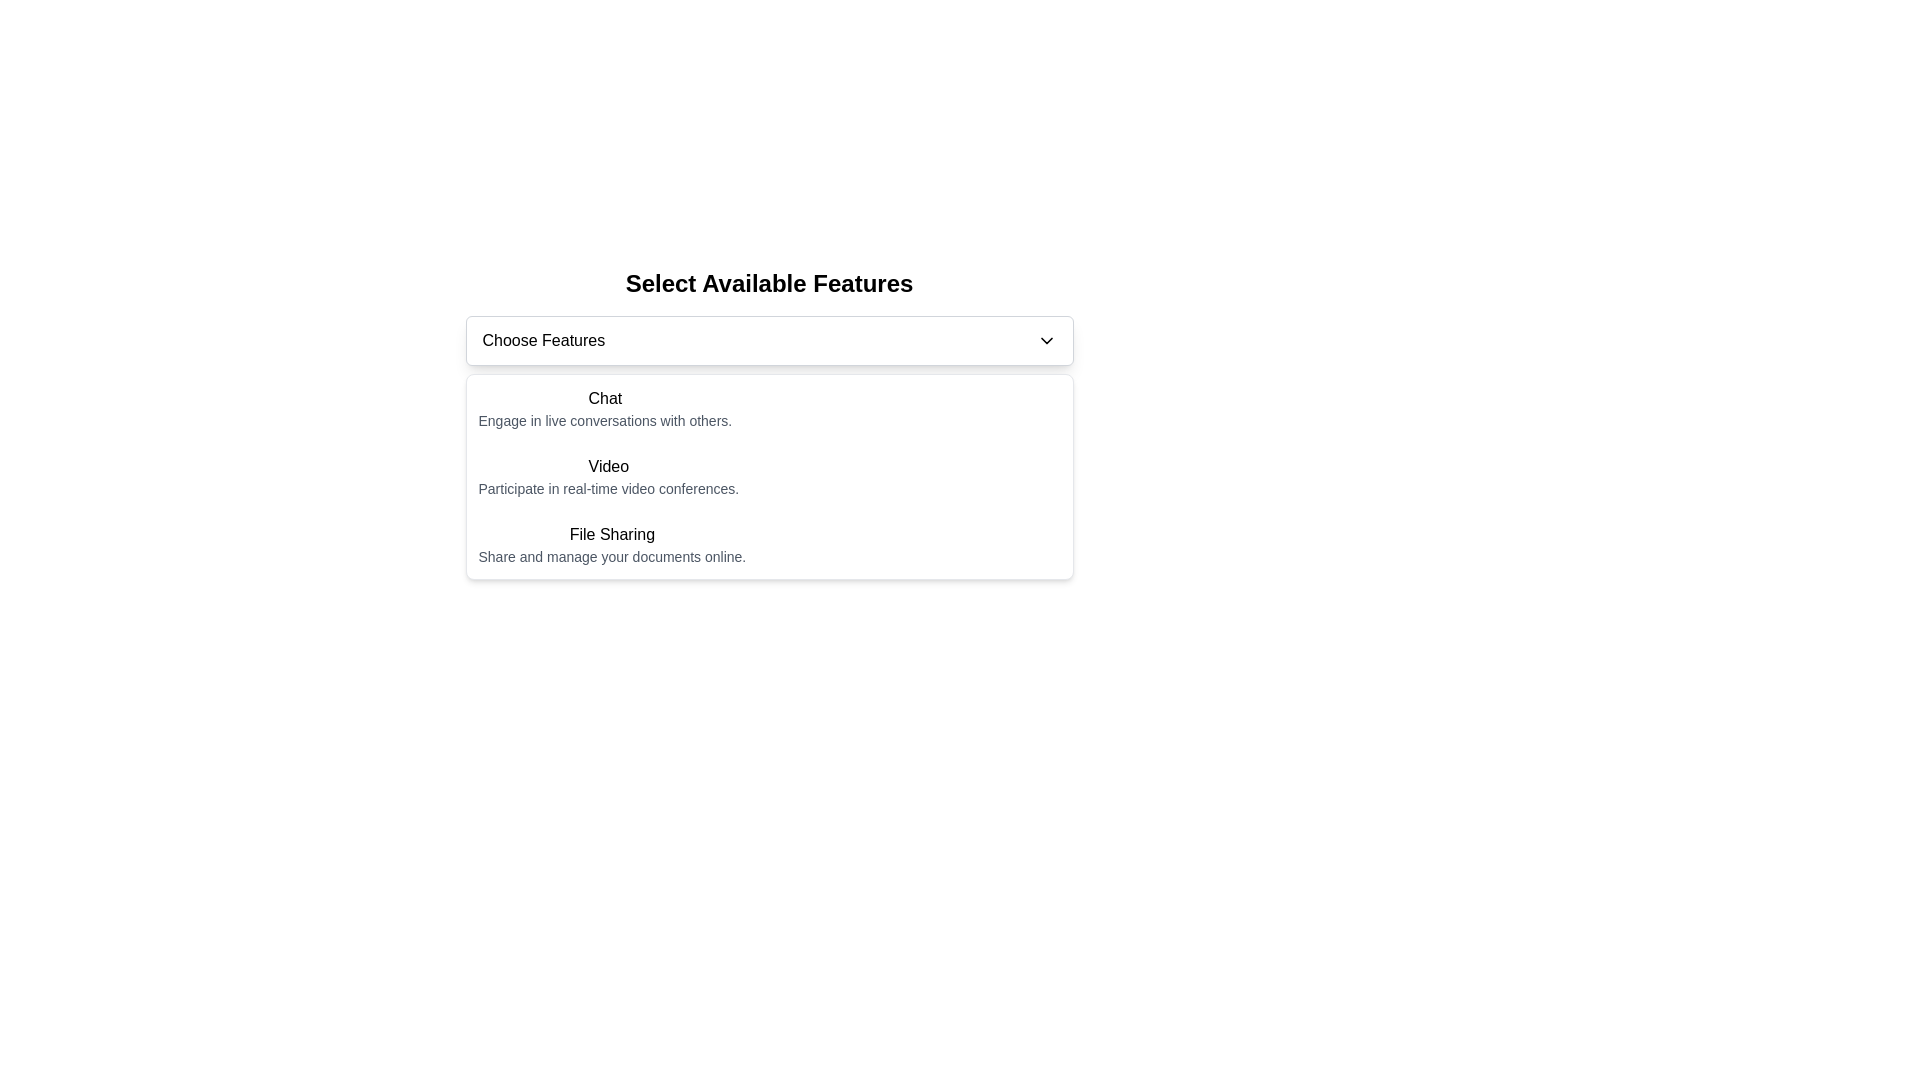 This screenshot has width=1920, height=1080. Describe the element at coordinates (611, 544) in the screenshot. I see `the 'File Sharing' label with the subtitle 'Share and manage your documents online', which is the third item in the feature list` at that location.